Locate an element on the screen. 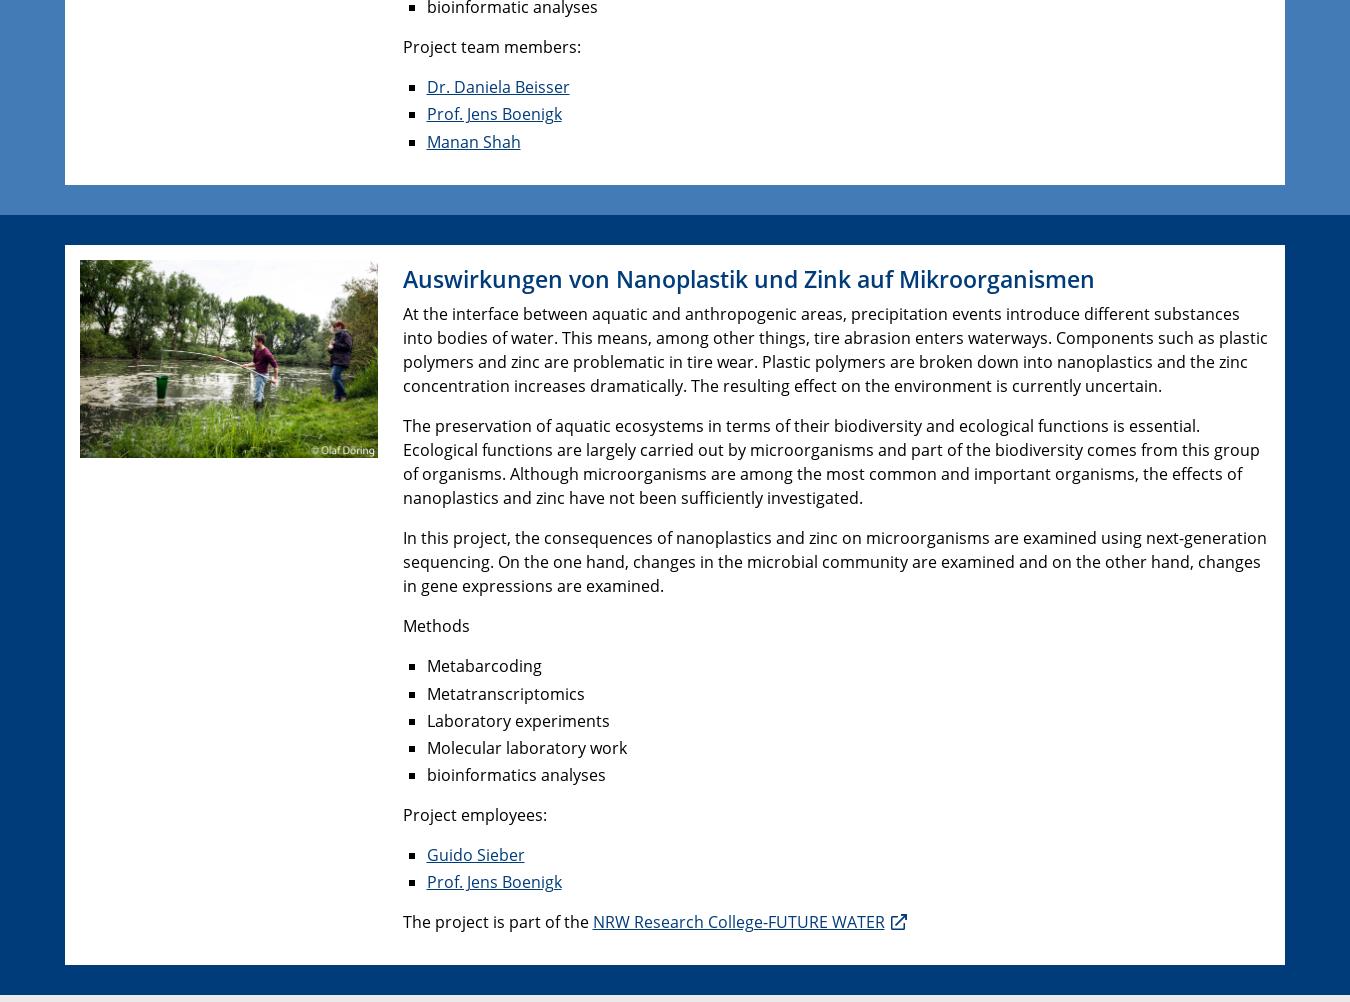  'Guido Sieber' is located at coordinates (474, 855).